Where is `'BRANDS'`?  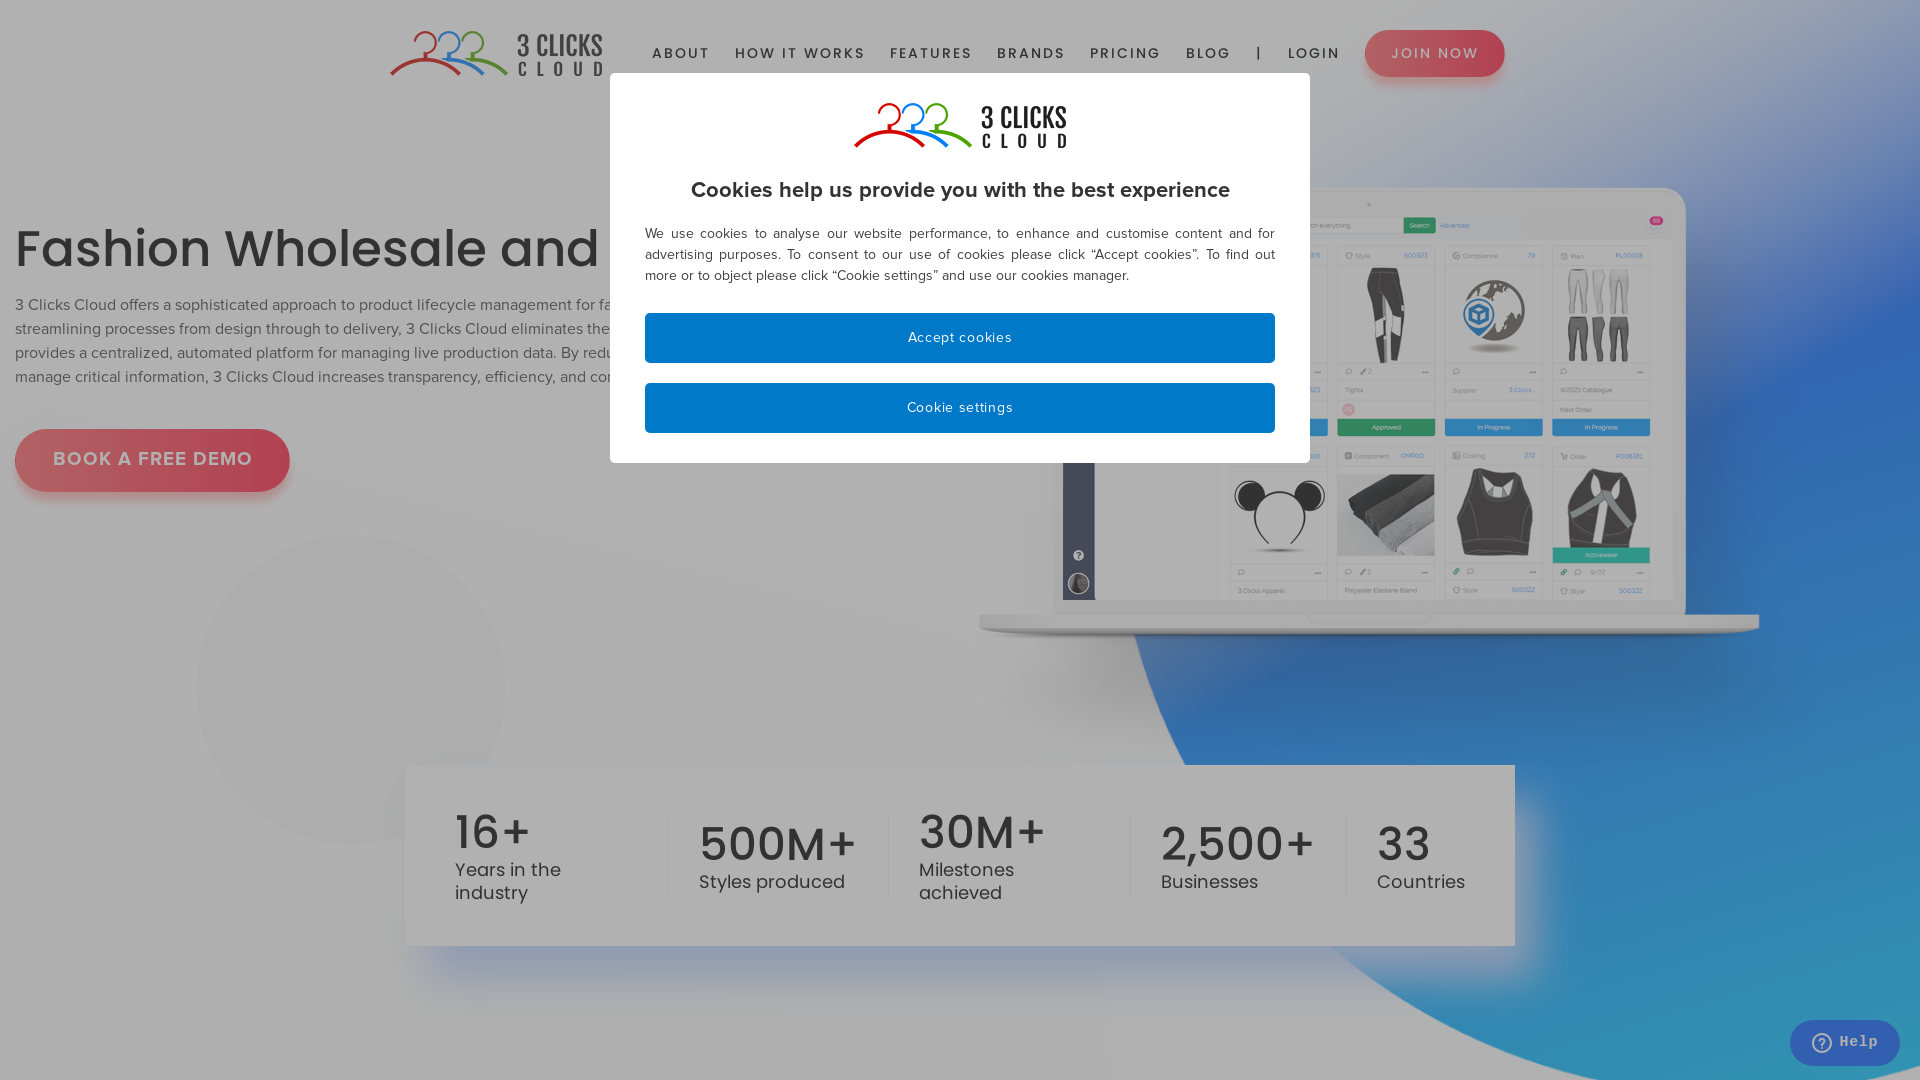 'BRANDS' is located at coordinates (1031, 52).